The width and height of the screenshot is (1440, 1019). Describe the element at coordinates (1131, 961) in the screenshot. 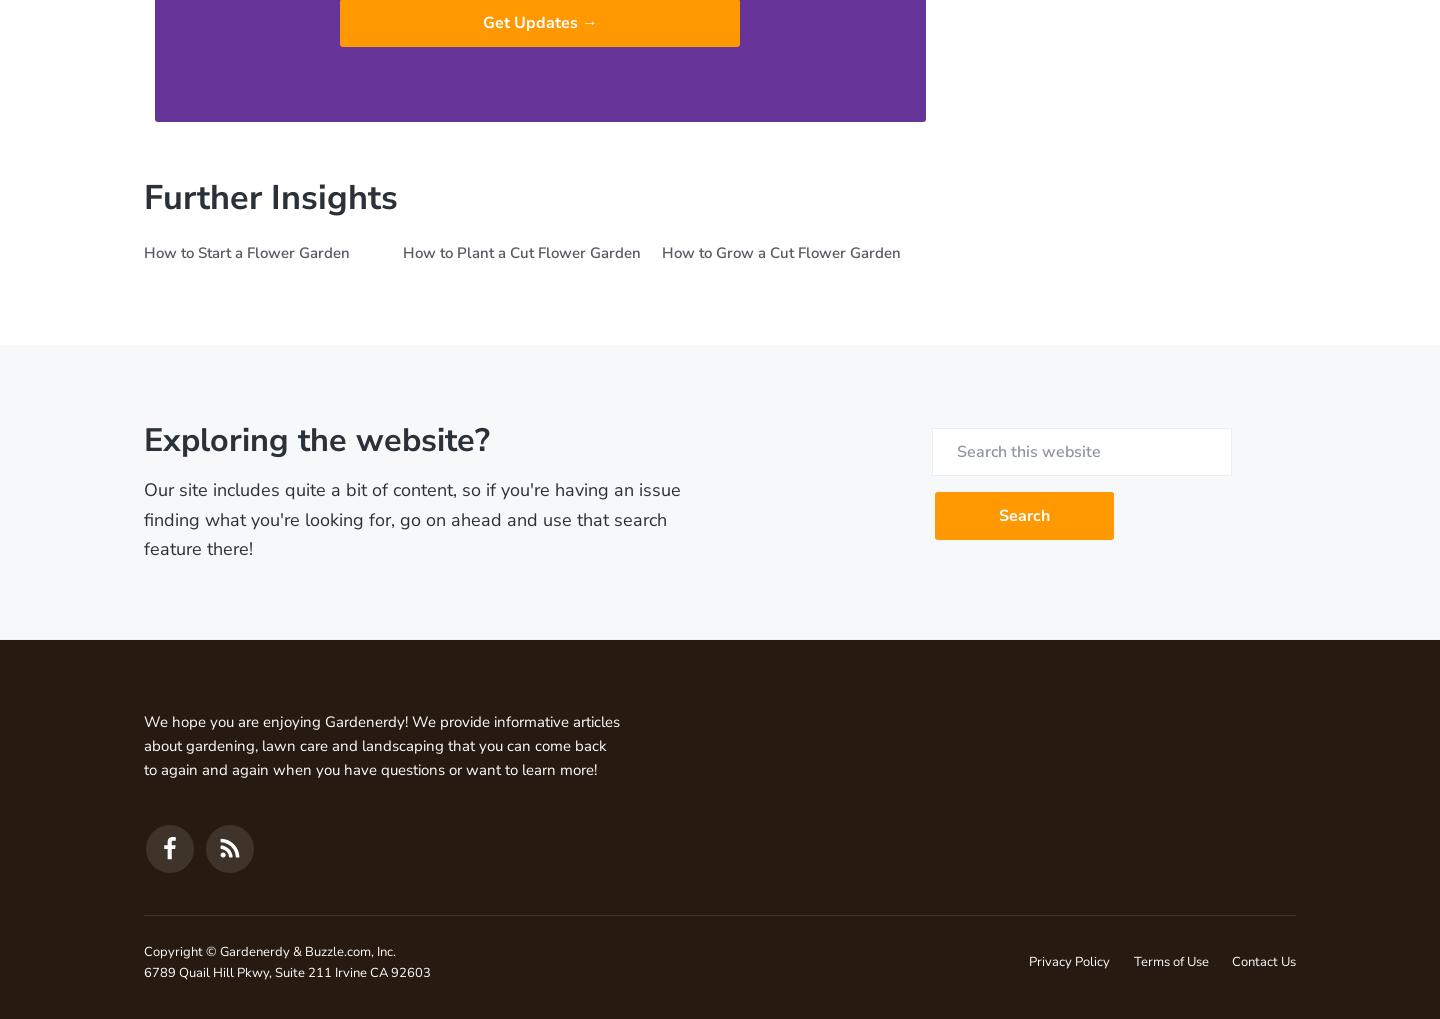

I see `'Terms of Use'` at that location.